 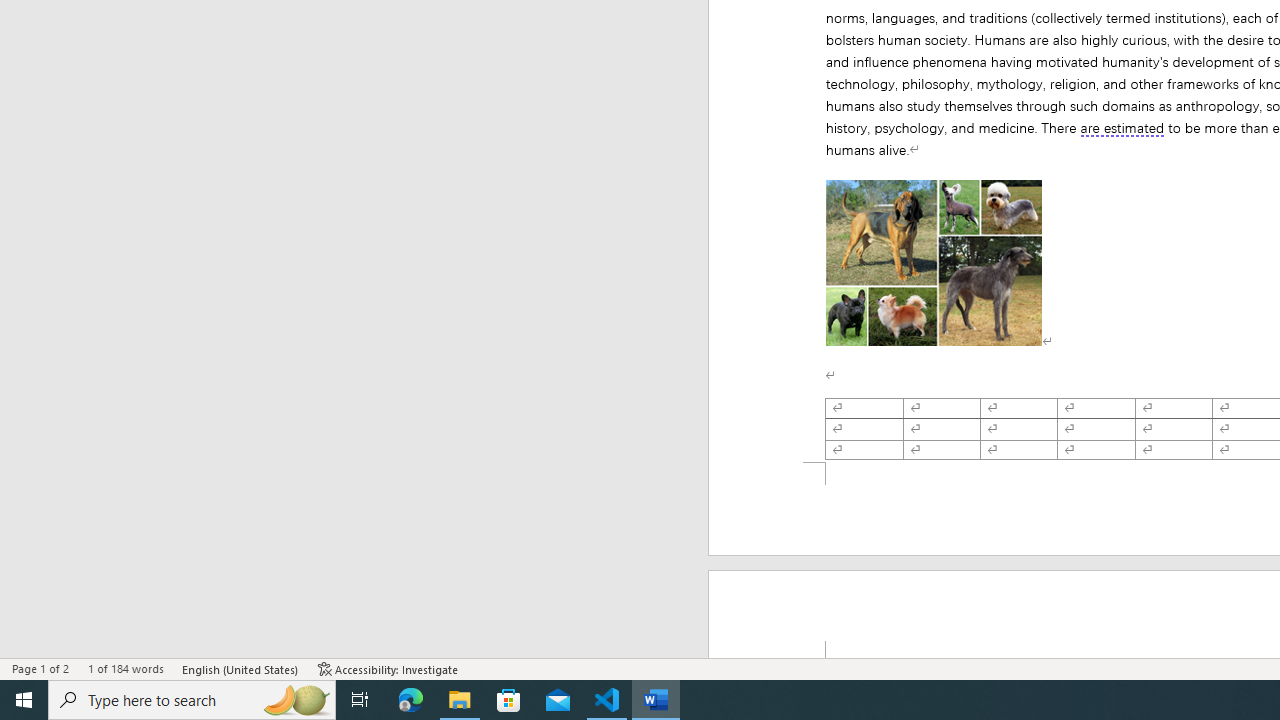 I want to click on 'Word - 1 running window', so click(x=656, y=698).